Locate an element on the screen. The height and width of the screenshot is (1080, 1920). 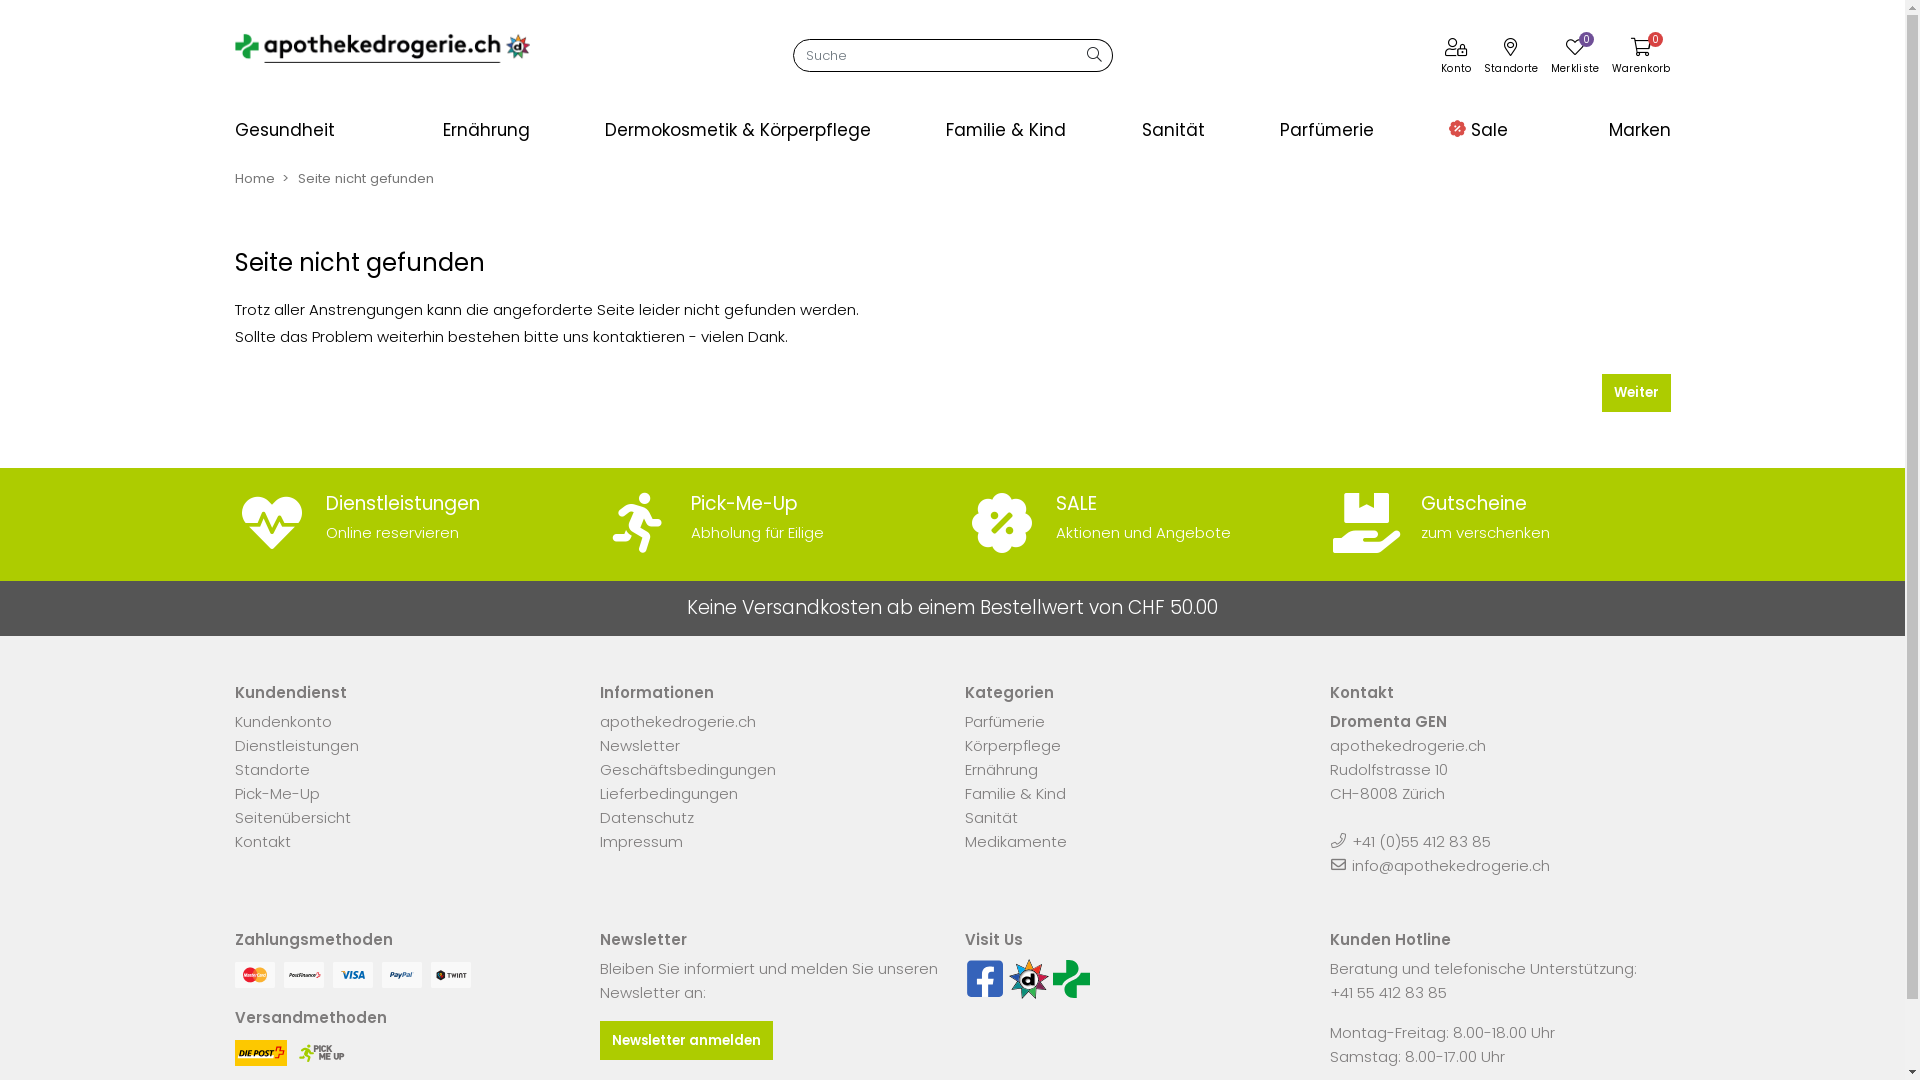
'0 is located at coordinates (1641, 57).